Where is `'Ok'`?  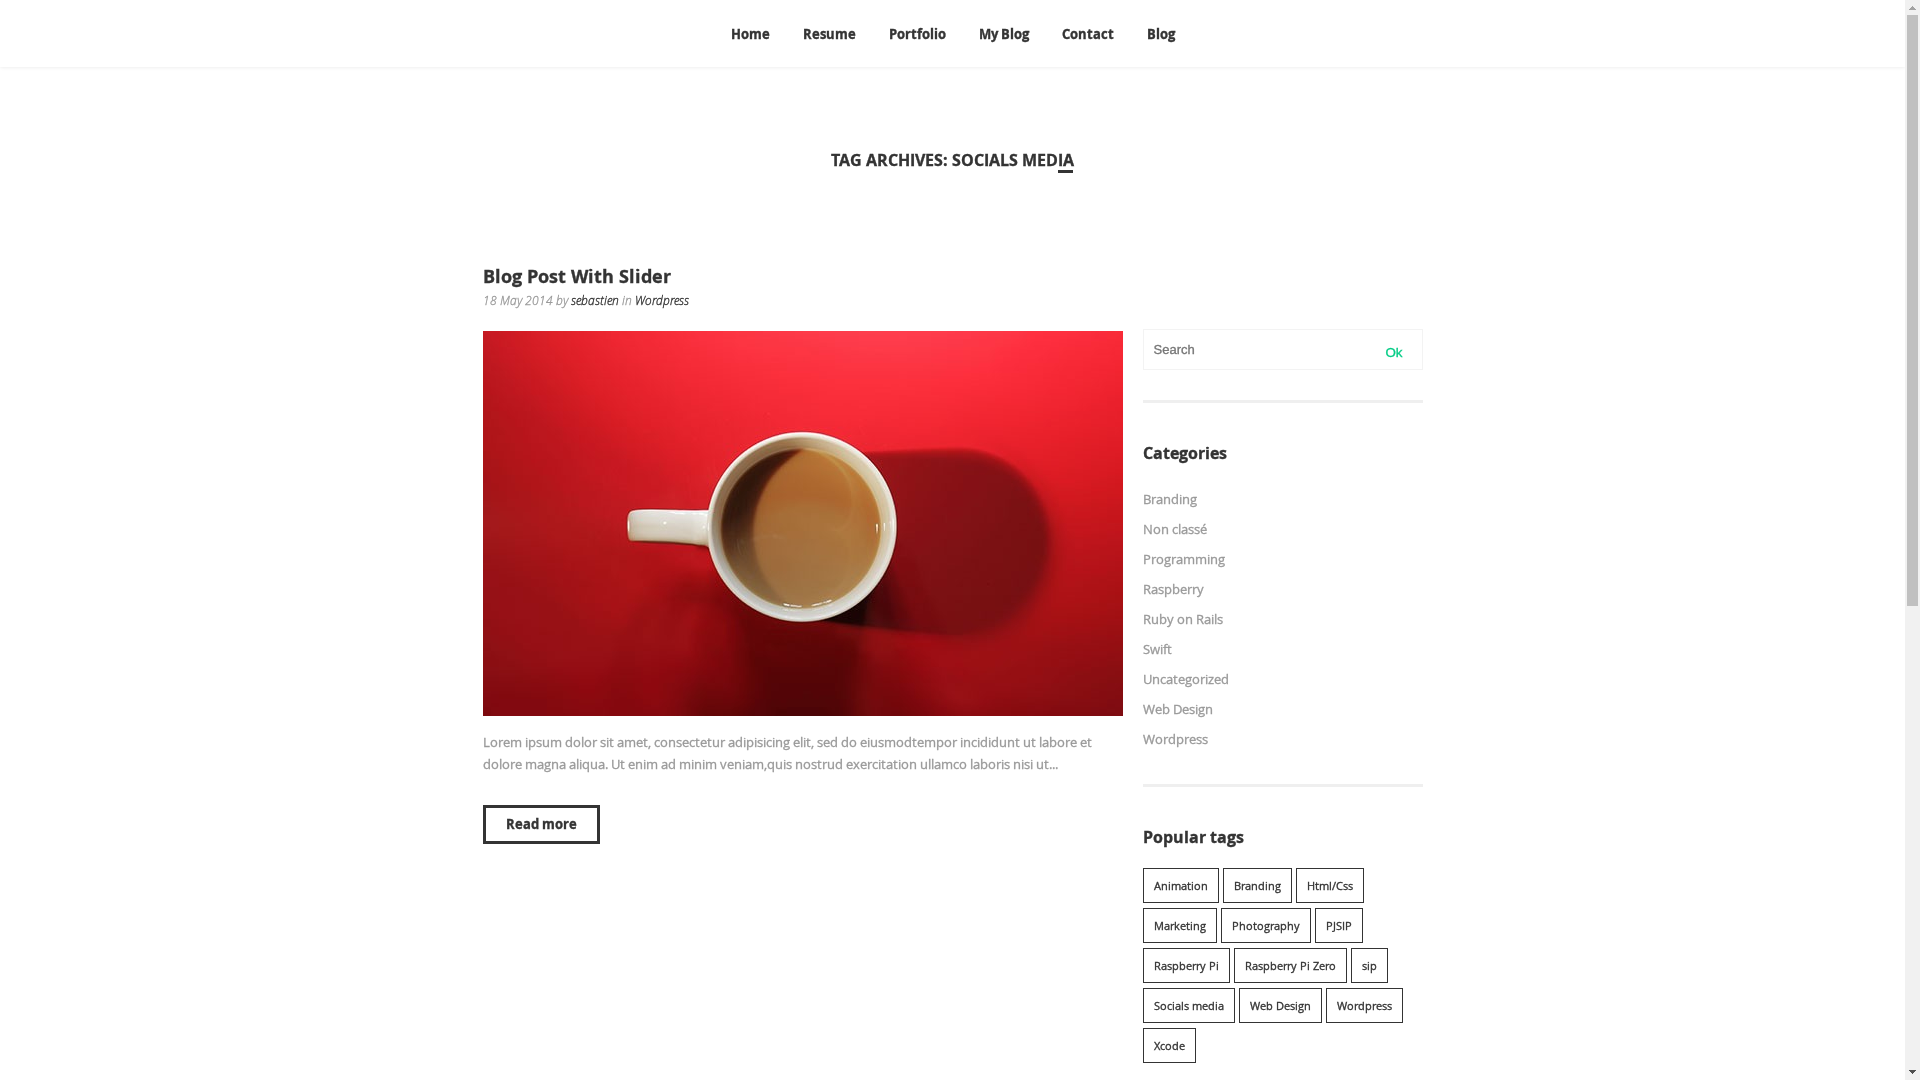 'Ok' is located at coordinates (1392, 351).